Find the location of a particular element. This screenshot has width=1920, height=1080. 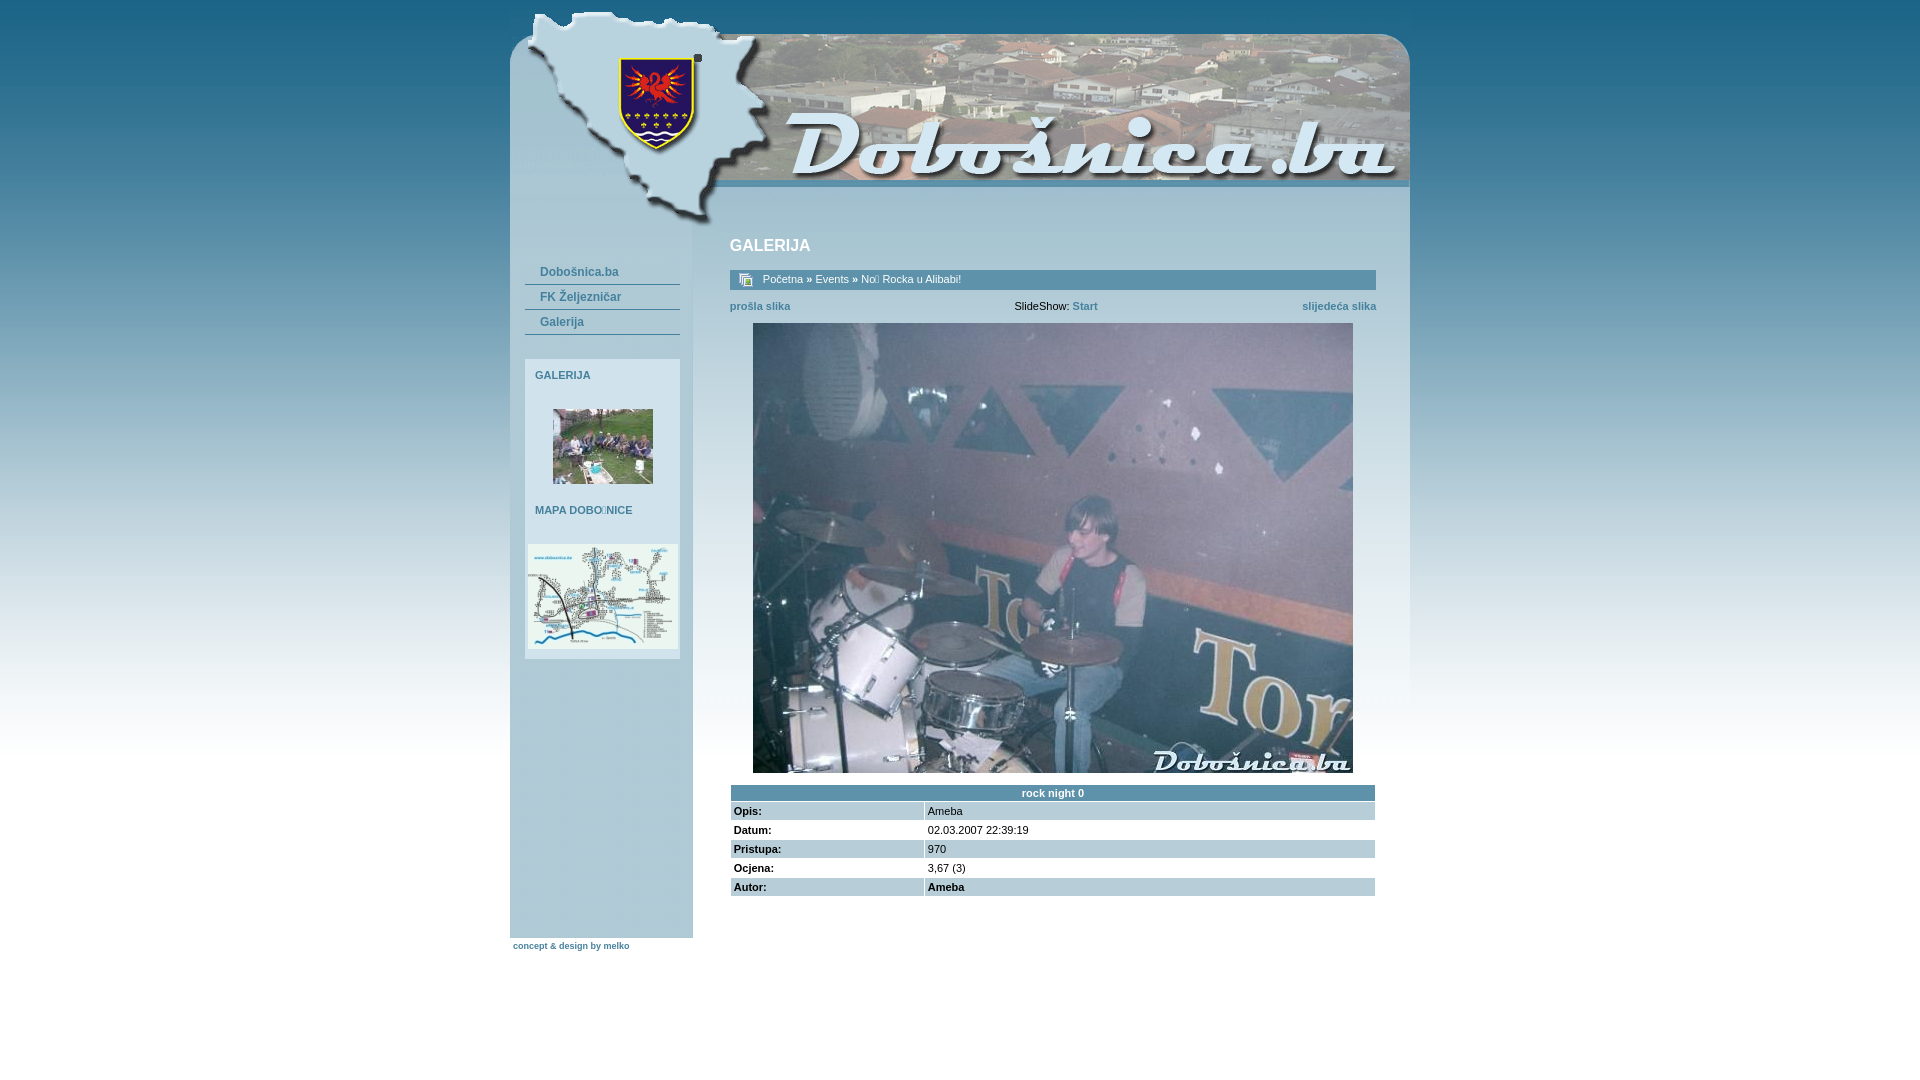

'Galerija' is located at coordinates (534, 320).